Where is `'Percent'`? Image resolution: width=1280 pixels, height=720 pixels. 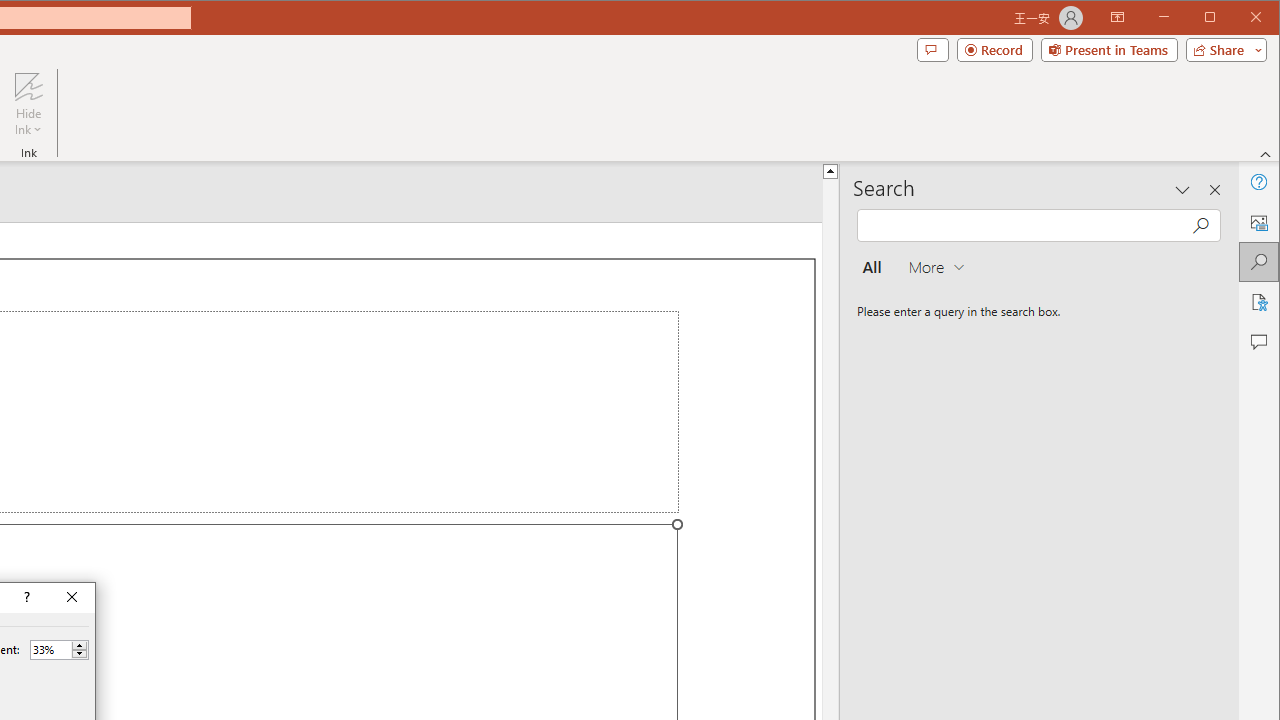 'Percent' is located at coordinates (50, 649).